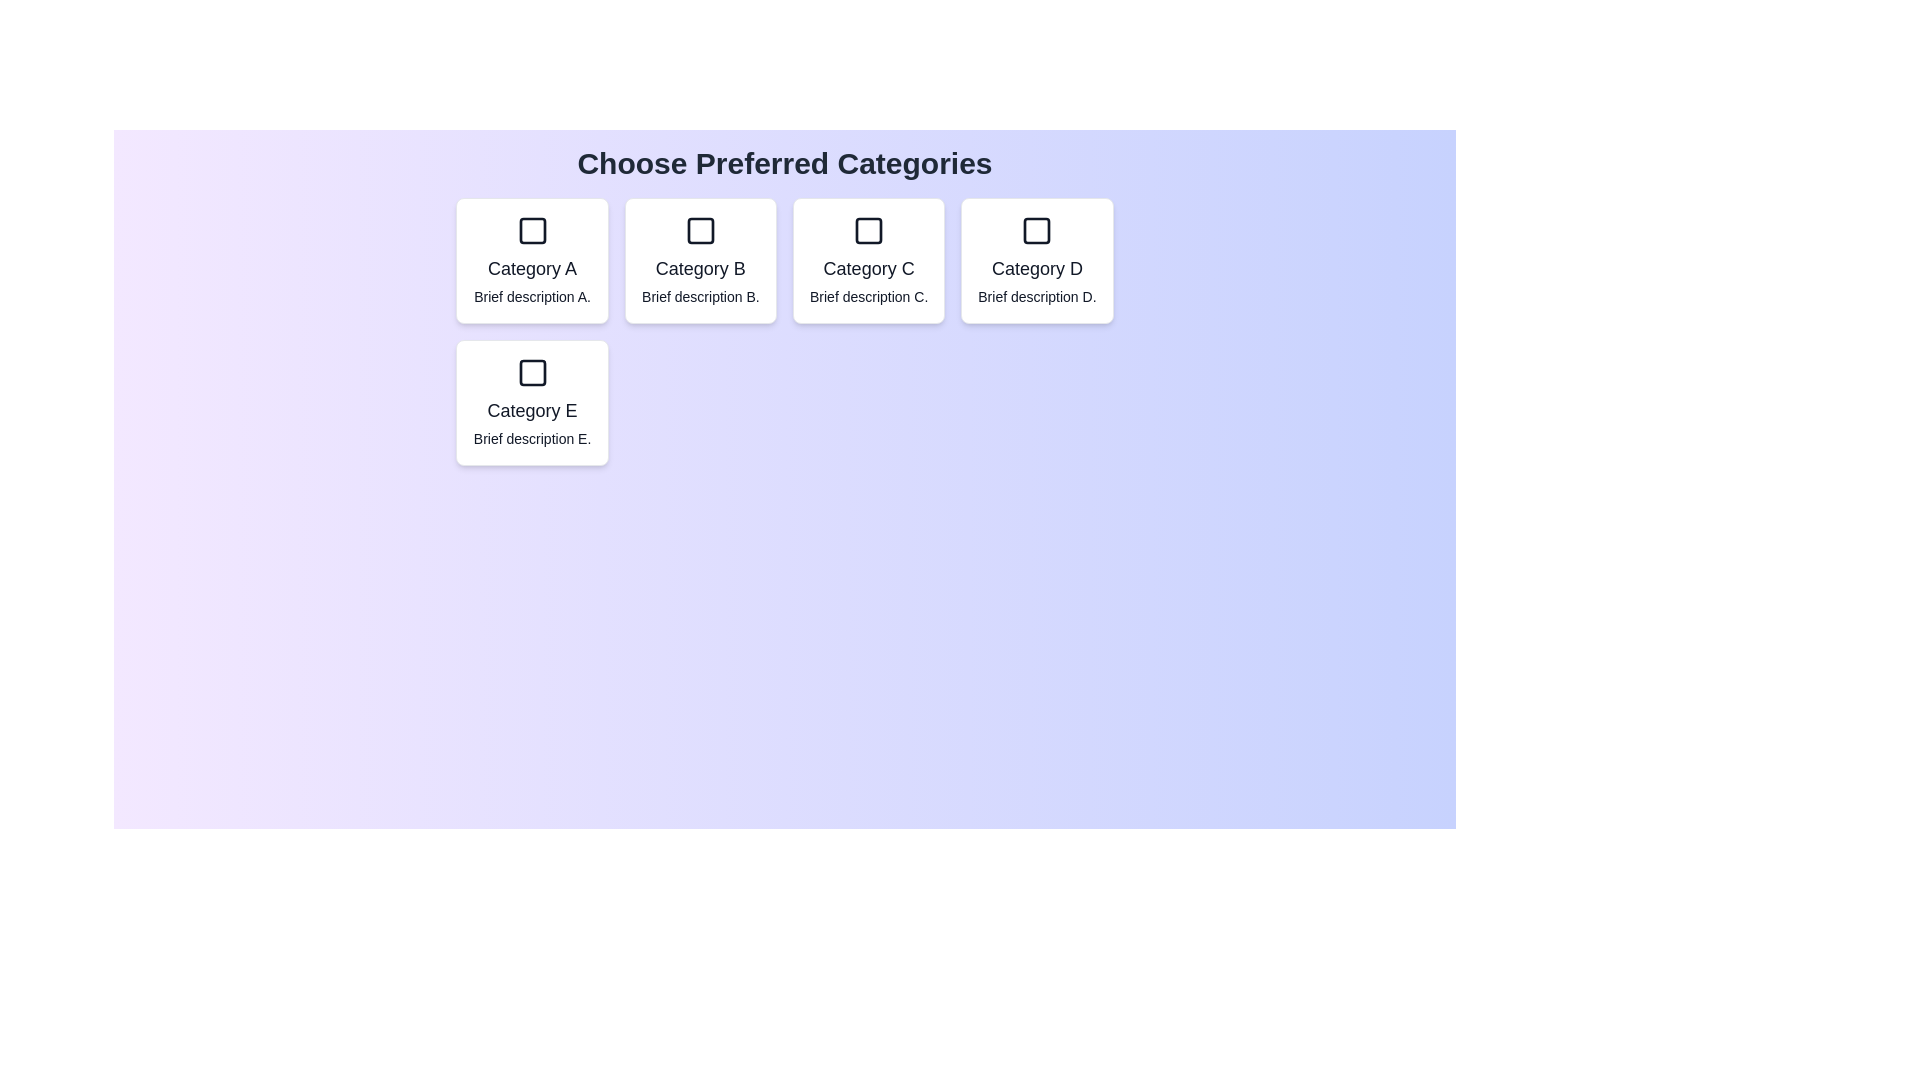  What do you see at coordinates (868, 260) in the screenshot?
I see `the category Category C by clicking on its corresponding card` at bounding box center [868, 260].